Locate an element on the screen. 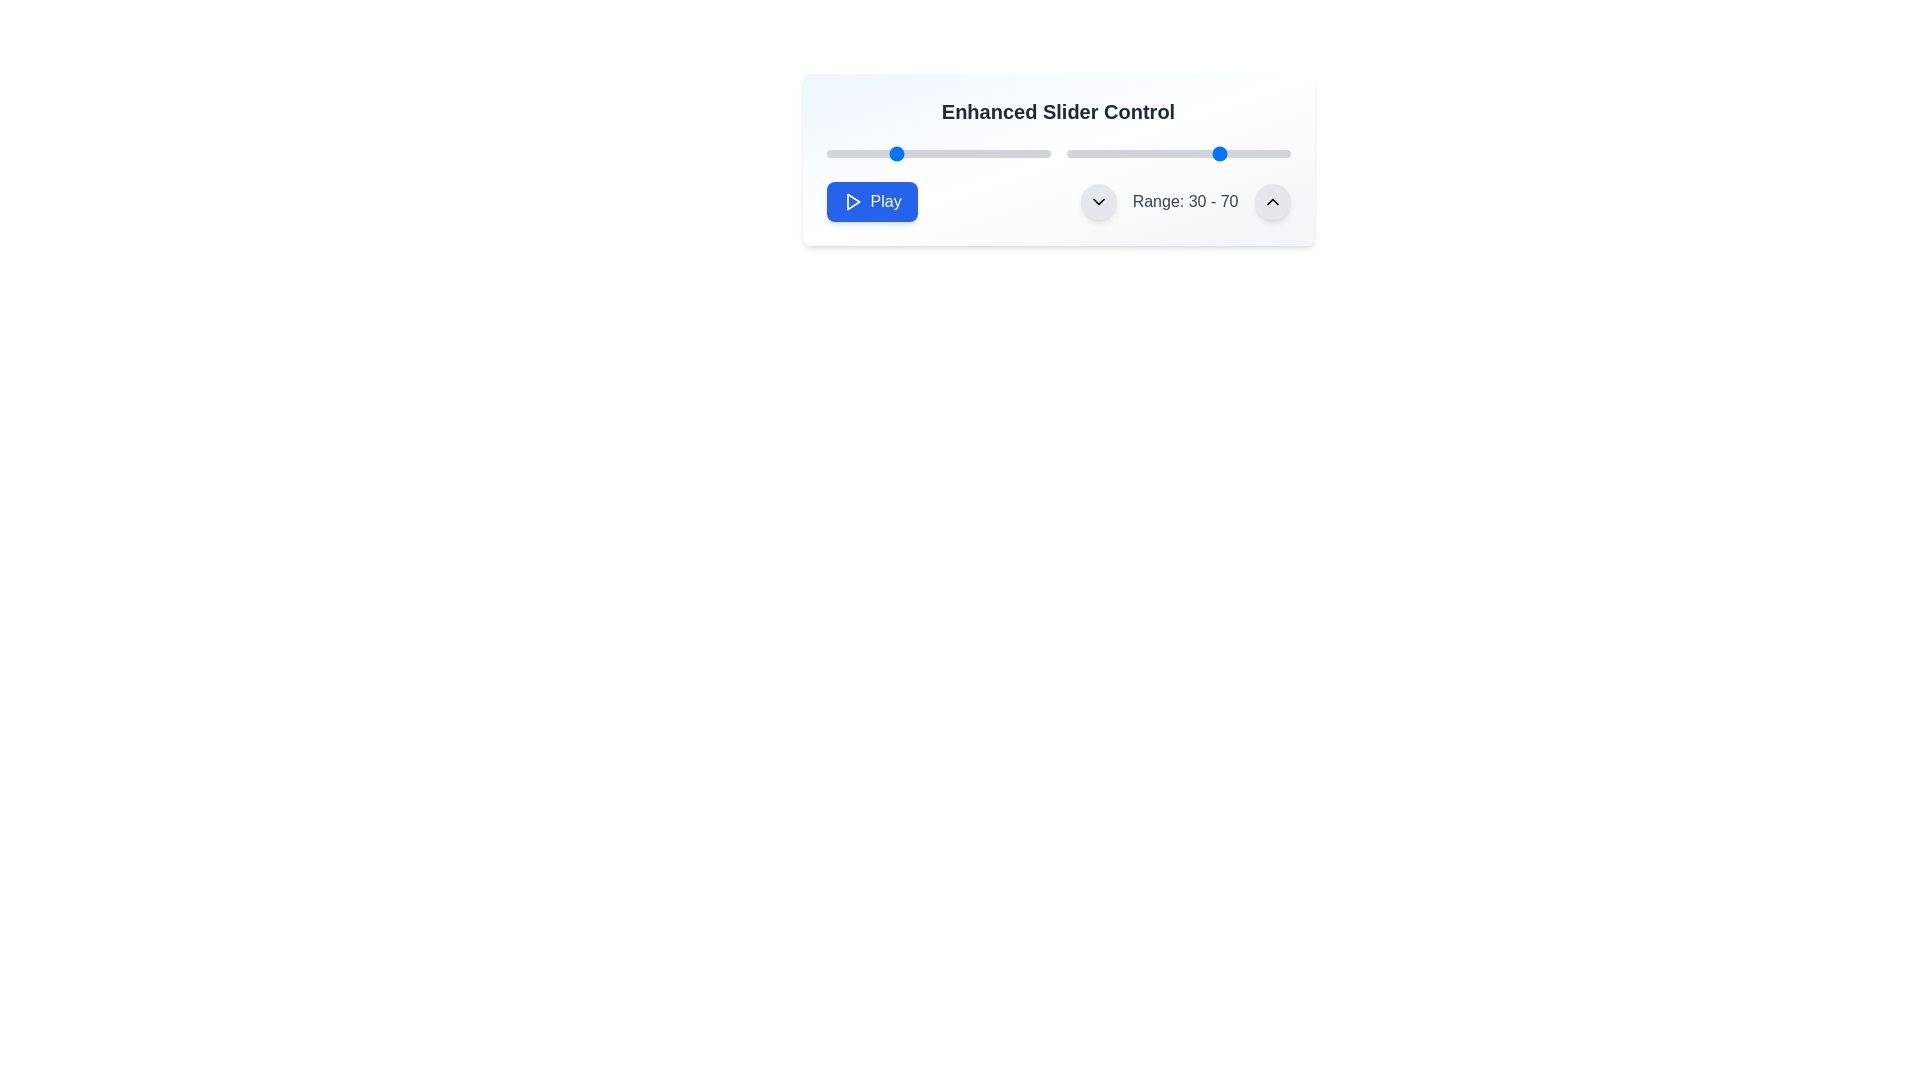 Image resolution: width=1920 pixels, height=1080 pixels. the slider value is located at coordinates (1150, 153).